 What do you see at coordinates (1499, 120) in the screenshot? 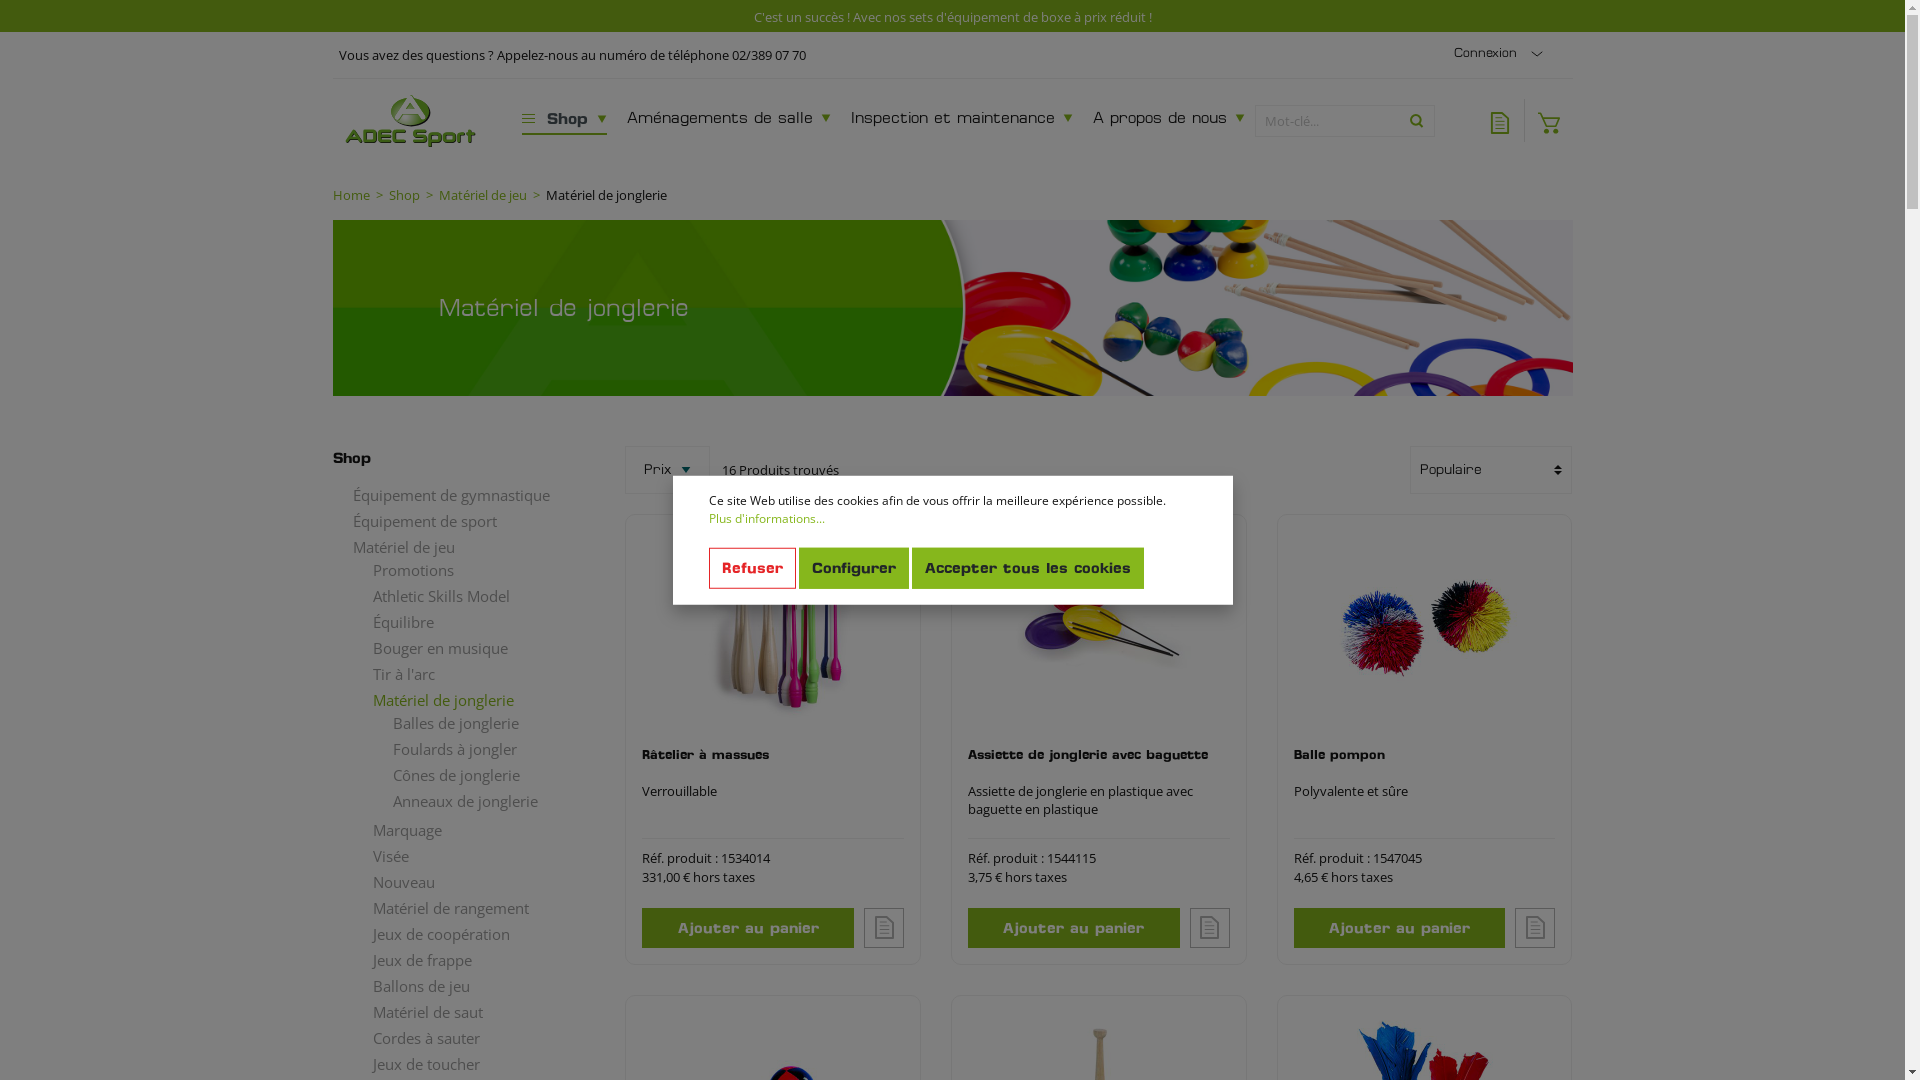
I see `'Liste de voeux'` at bounding box center [1499, 120].